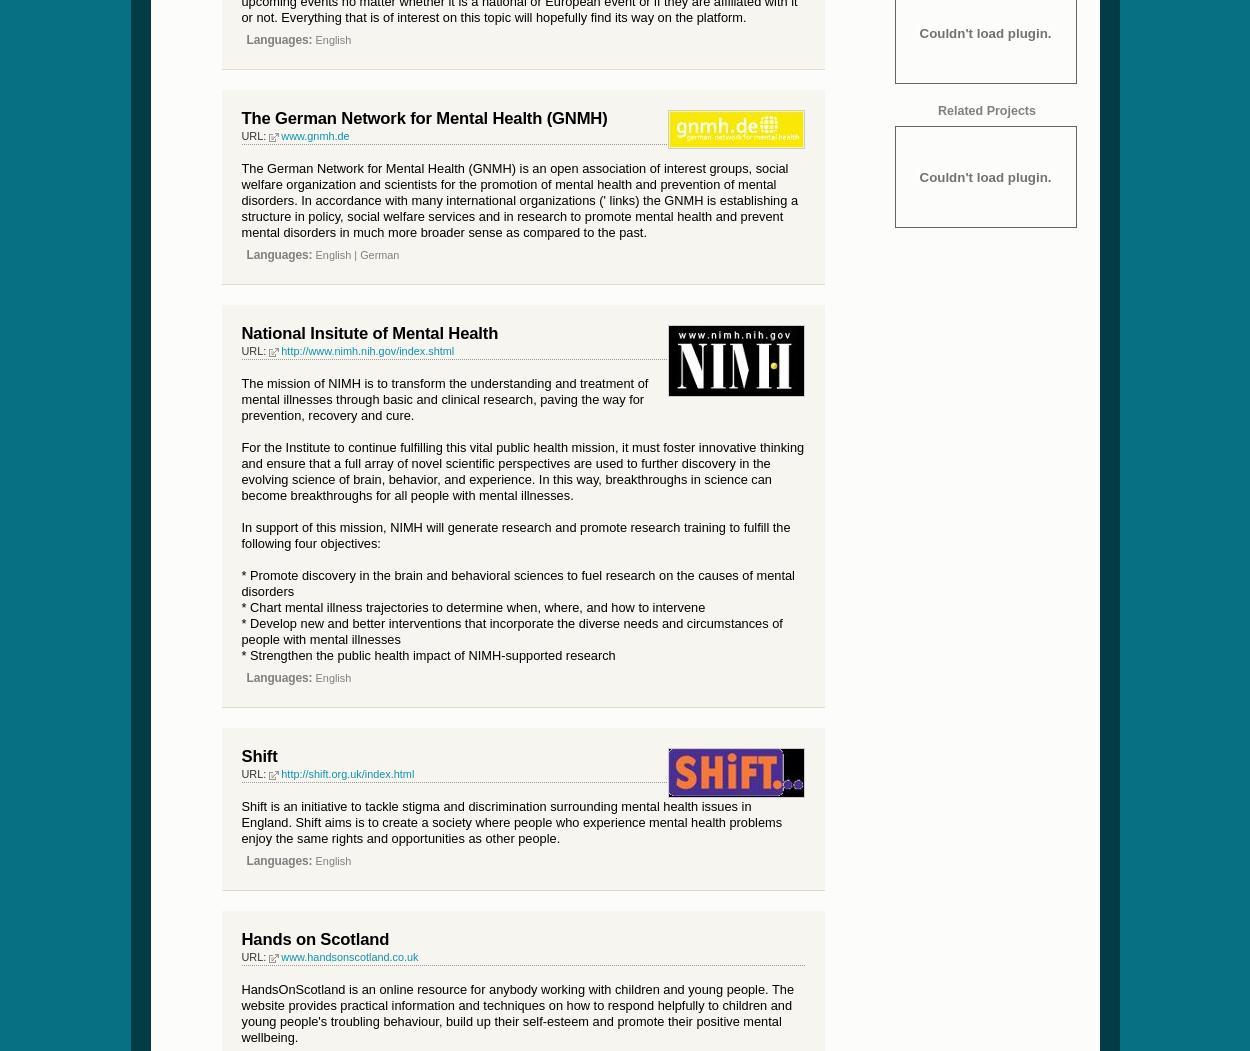  What do you see at coordinates (522, 469) in the screenshot?
I see `'For the Institute to continue fulfilling this vital public health mission, it must foster innovative thinking and ensure that a full array of novel scientific perspectives are used to further discovery in the evolving science of brain, behavior, and experience. In this way, breakthroughs in science can become breakthroughs for all people with mental illnesses.'` at bounding box center [522, 469].